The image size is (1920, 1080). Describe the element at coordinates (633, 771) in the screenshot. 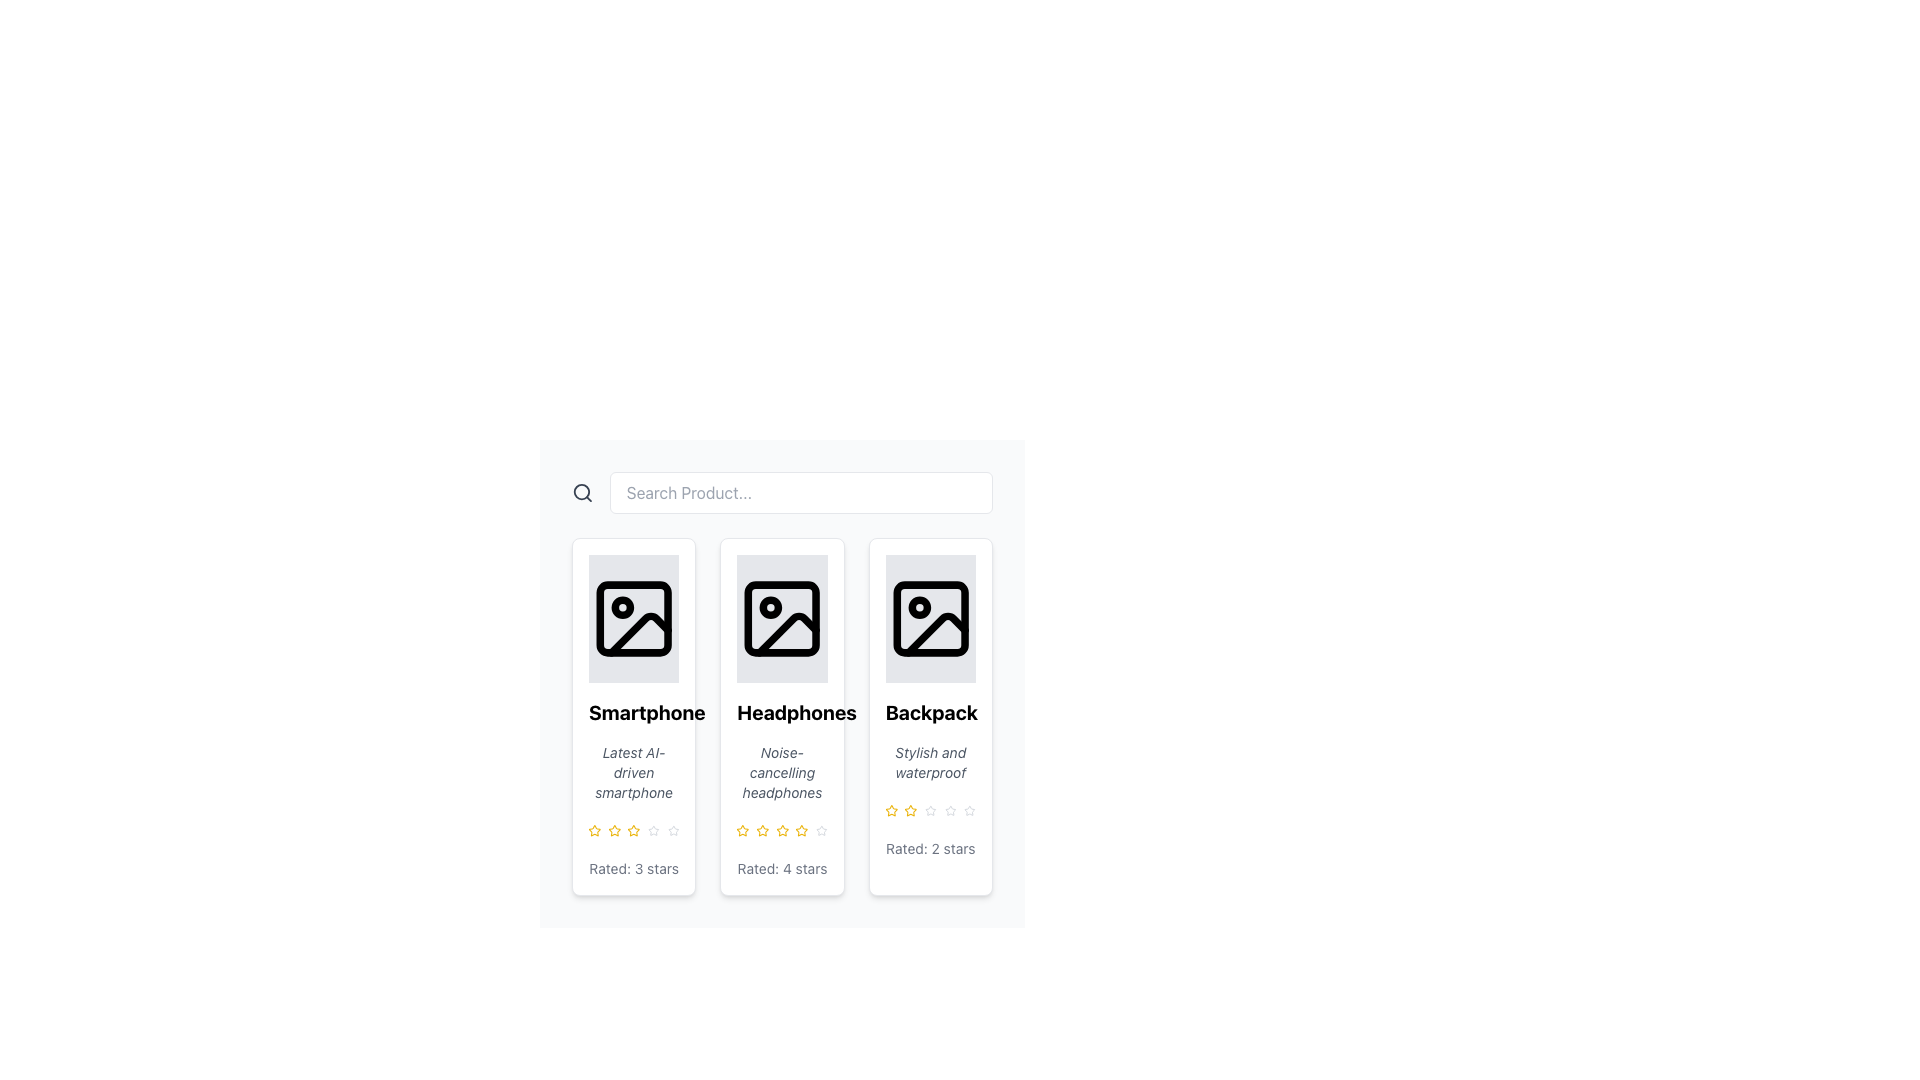

I see `the gray italic text label that says 'Latest AI-driven smartphone', which is centrally located beneath the title 'Smartphone' and above the rating stars` at that location.